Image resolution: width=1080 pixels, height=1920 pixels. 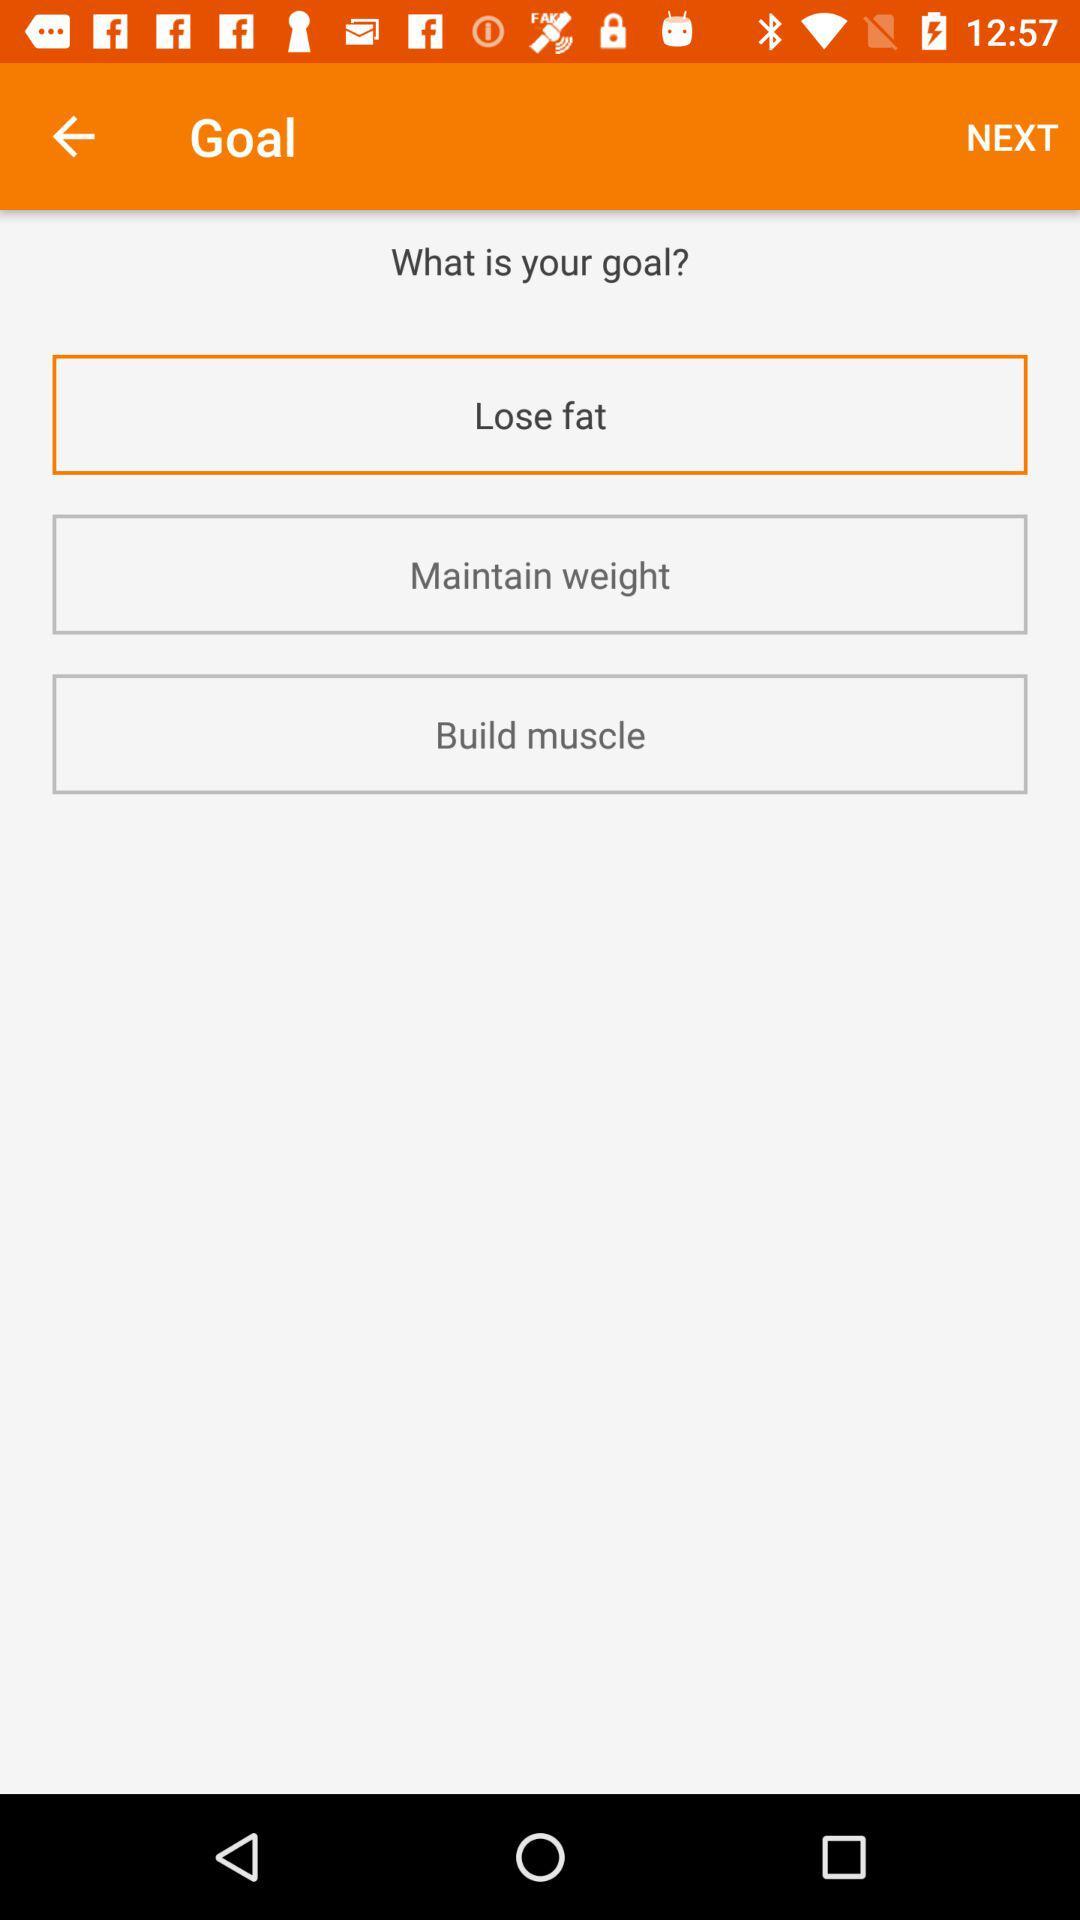 I want to click on the maintain weight icon, so click(x=540, y=573).